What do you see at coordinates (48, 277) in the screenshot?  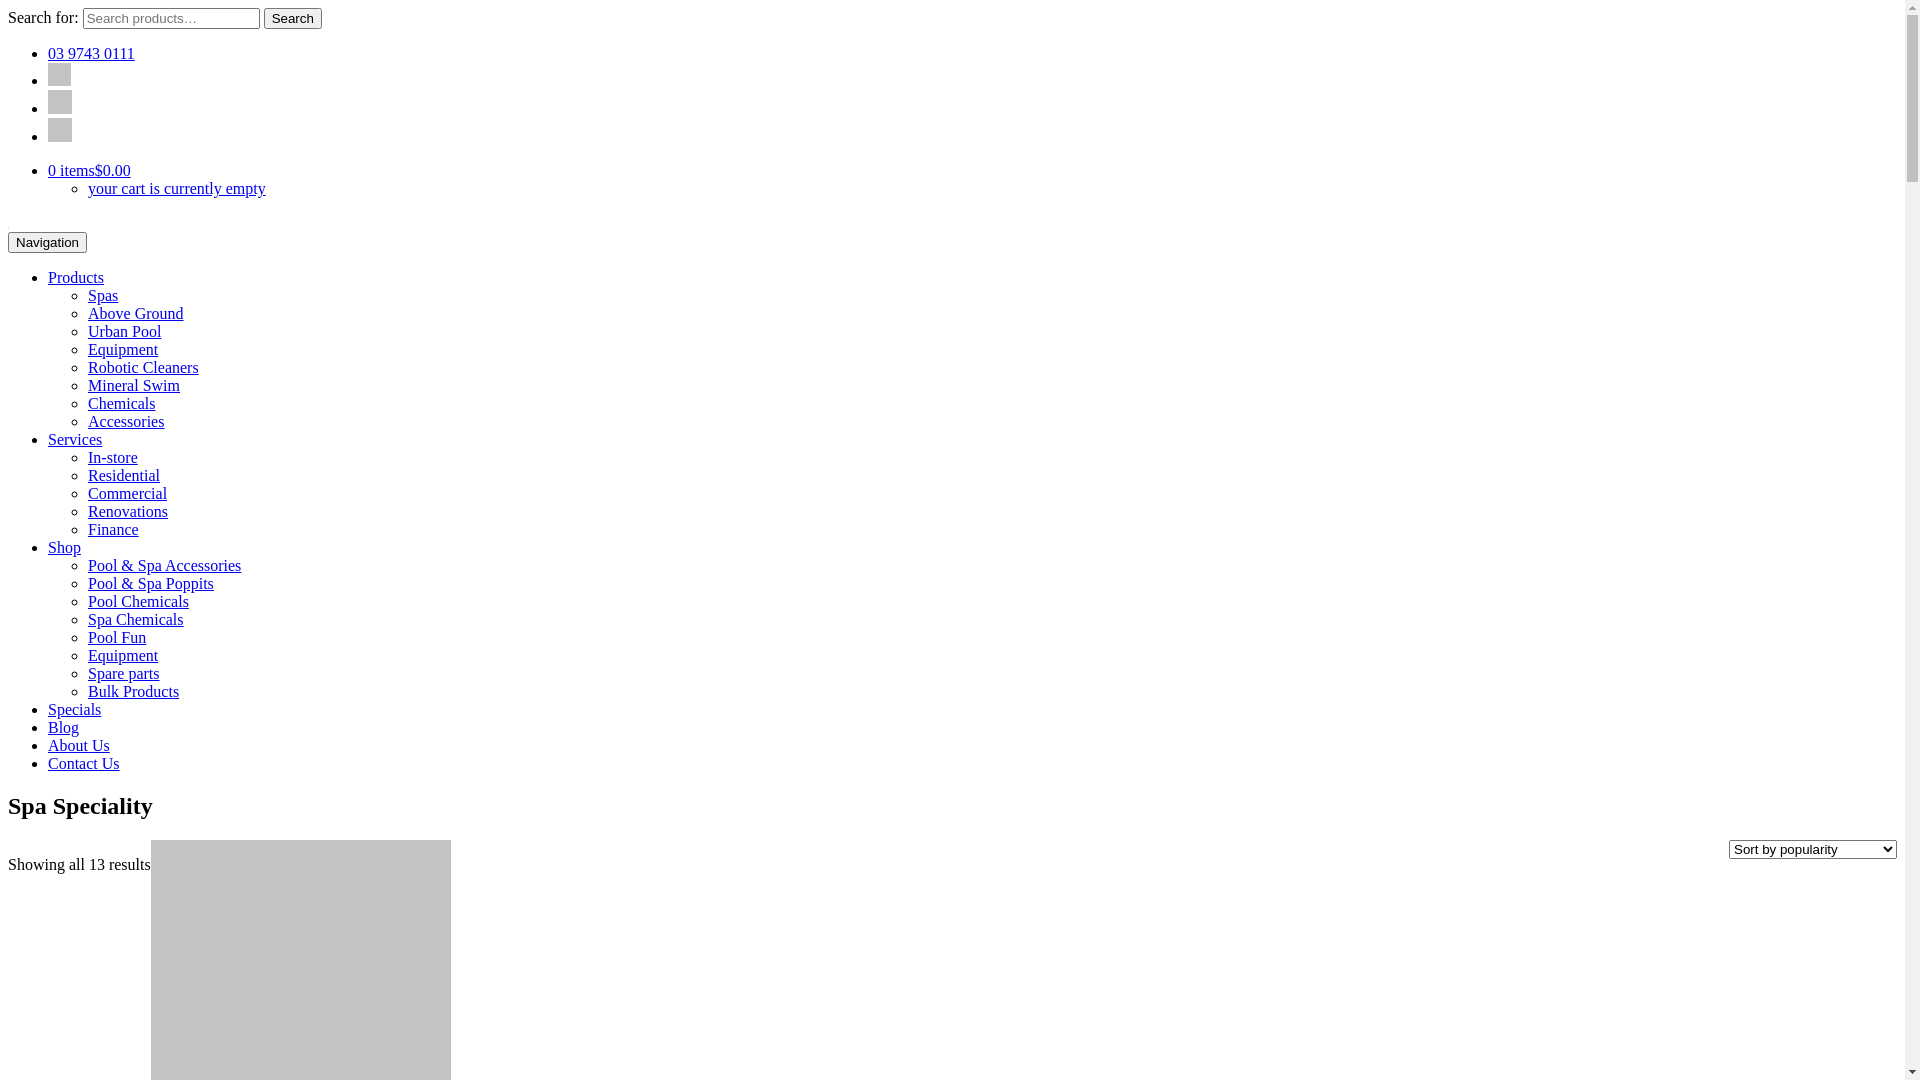 I see `'Products'` at bounding box center [48, 277].